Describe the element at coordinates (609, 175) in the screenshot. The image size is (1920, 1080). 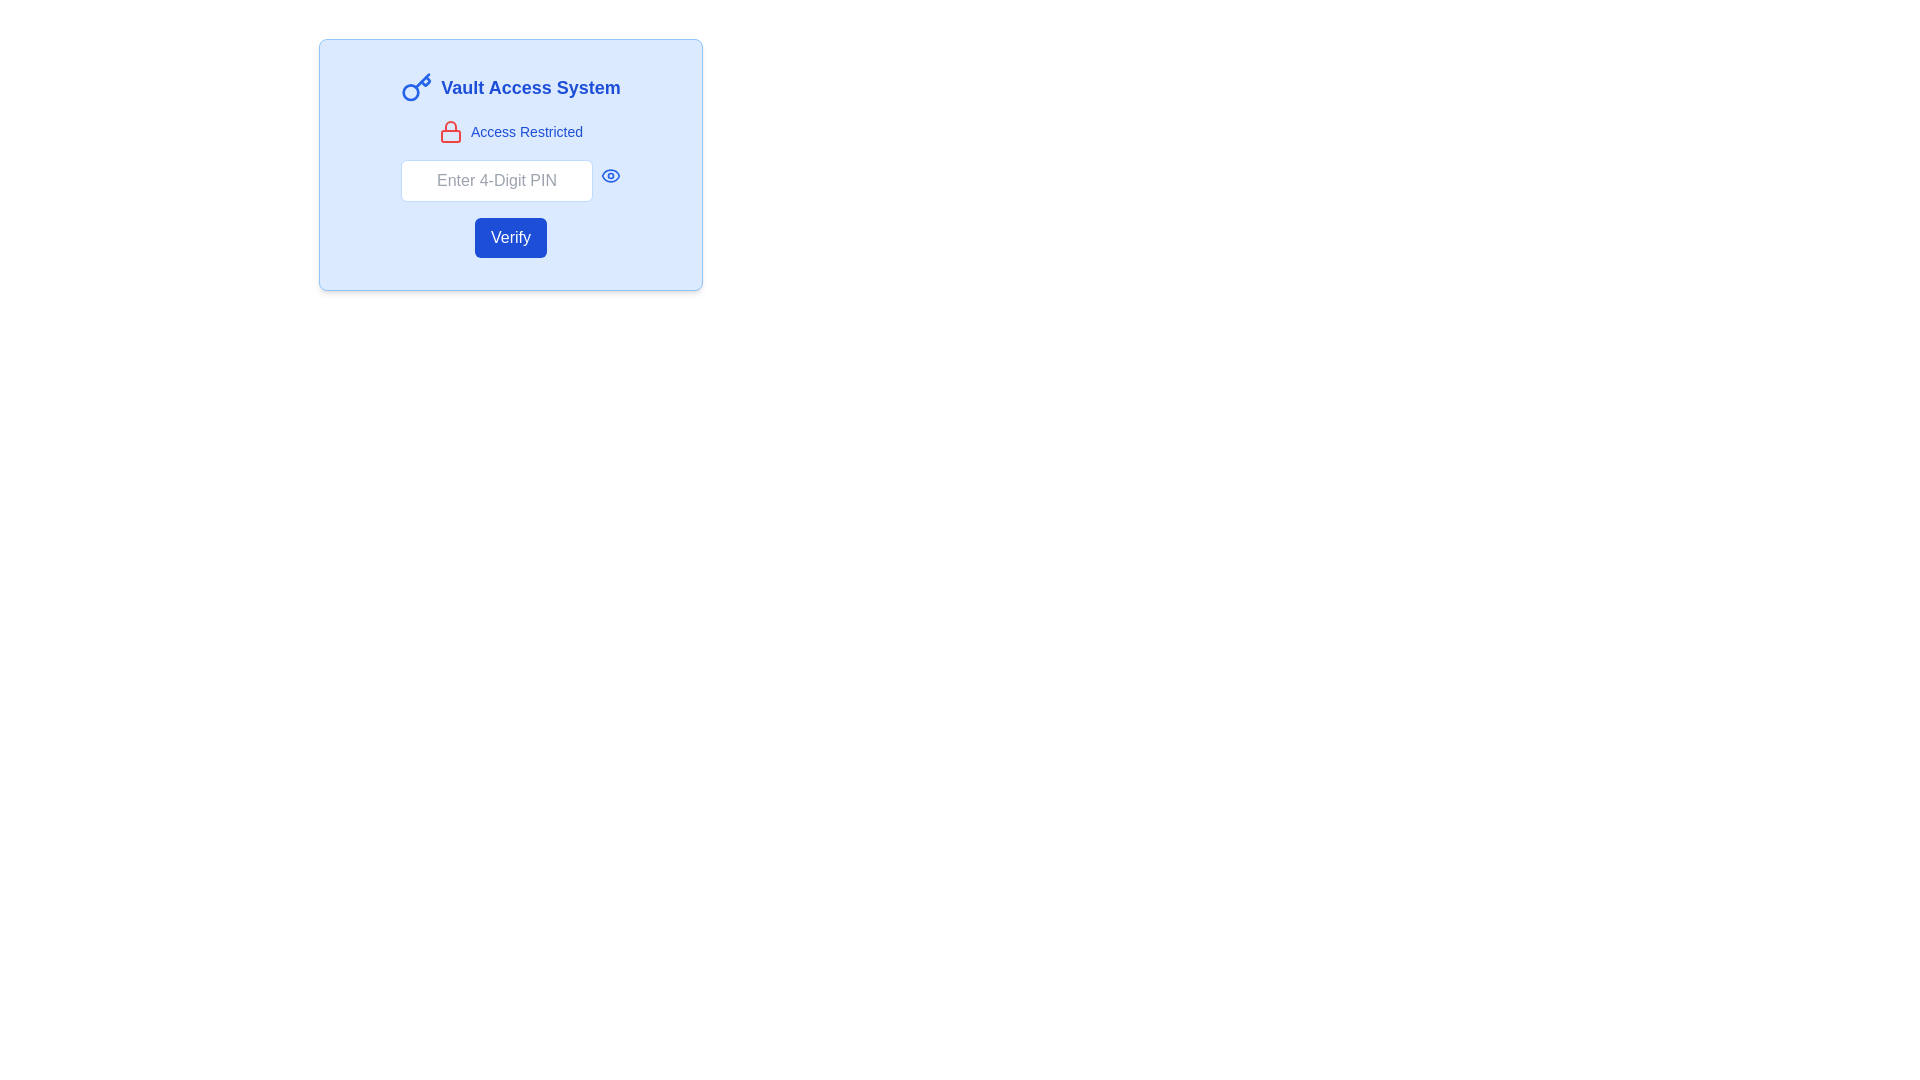
I see `the Icon button on the far right of the 'Enter 4-Digit PIN' input field` at that location.